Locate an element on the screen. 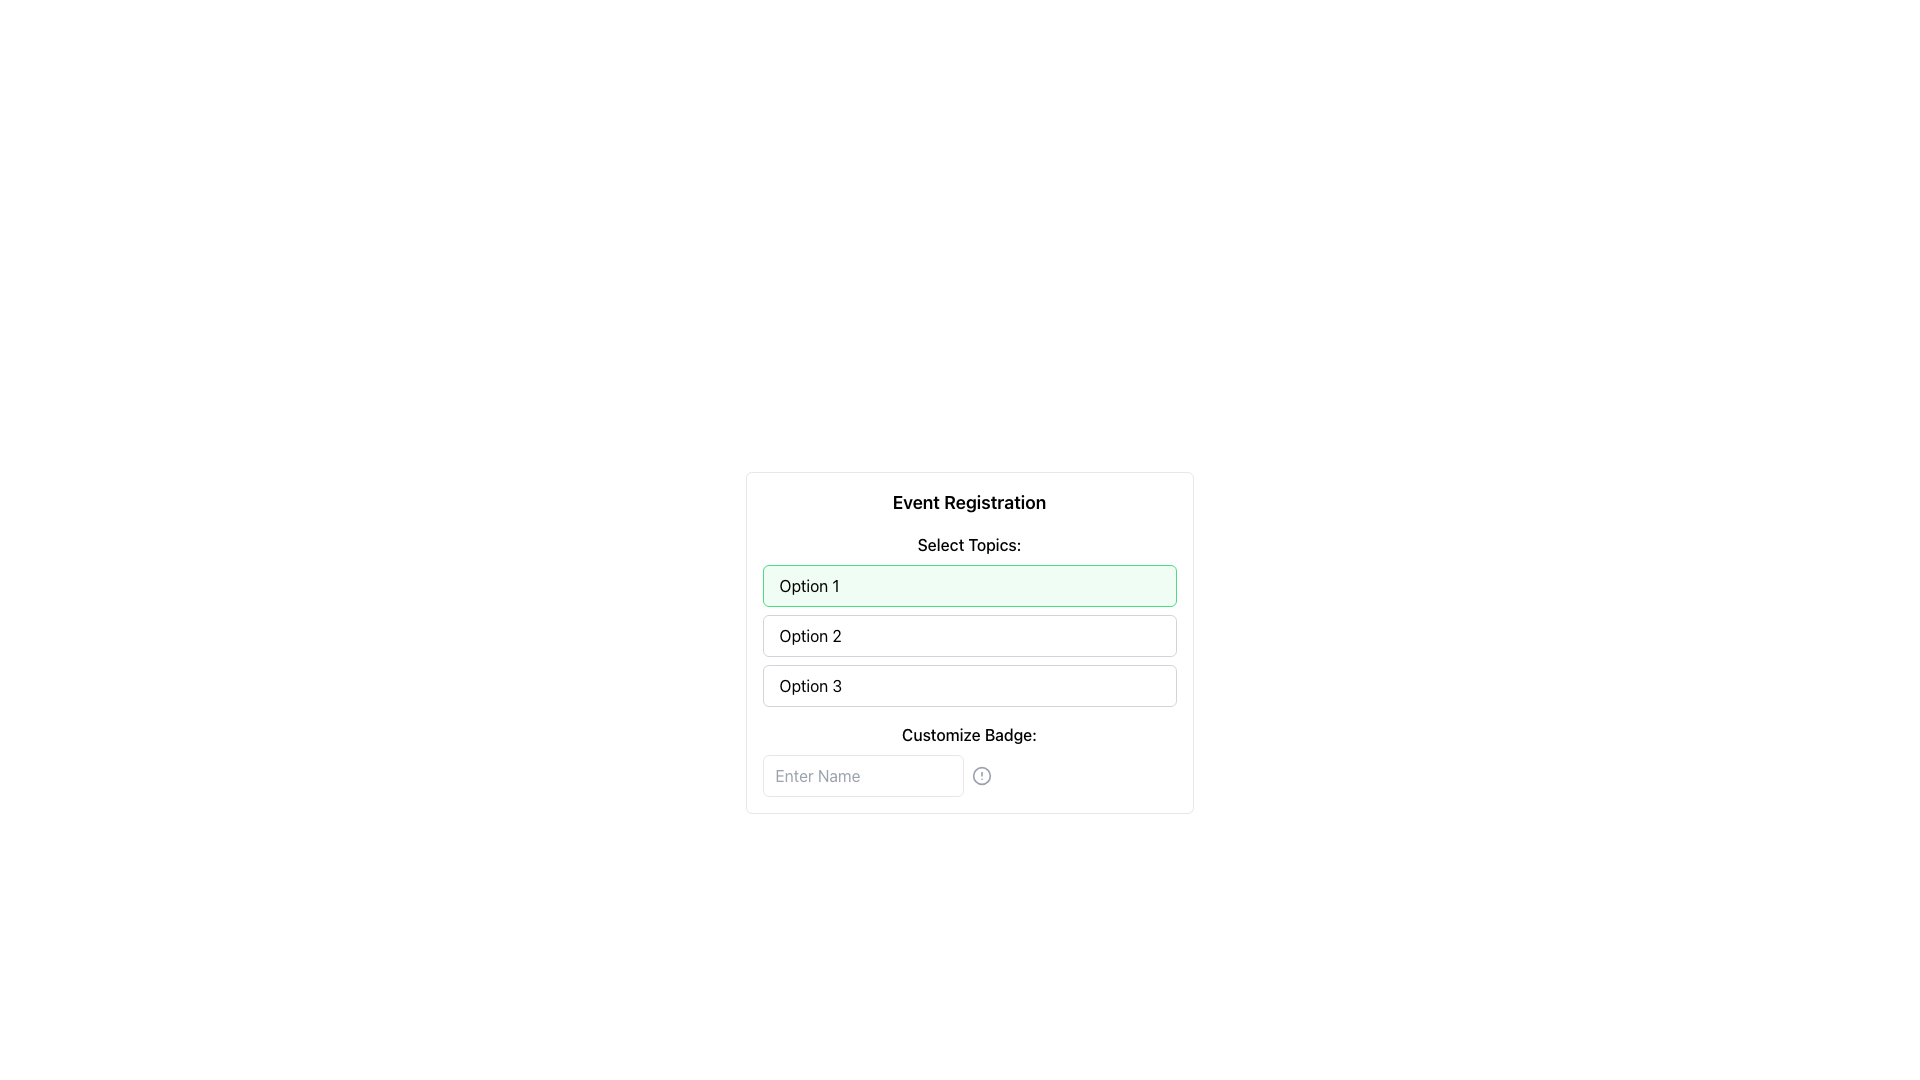 The image size is (1920, 1080). the second button labeled 'Option 2' in the 'Select Topics:' section is located at coordinates (969, 643).